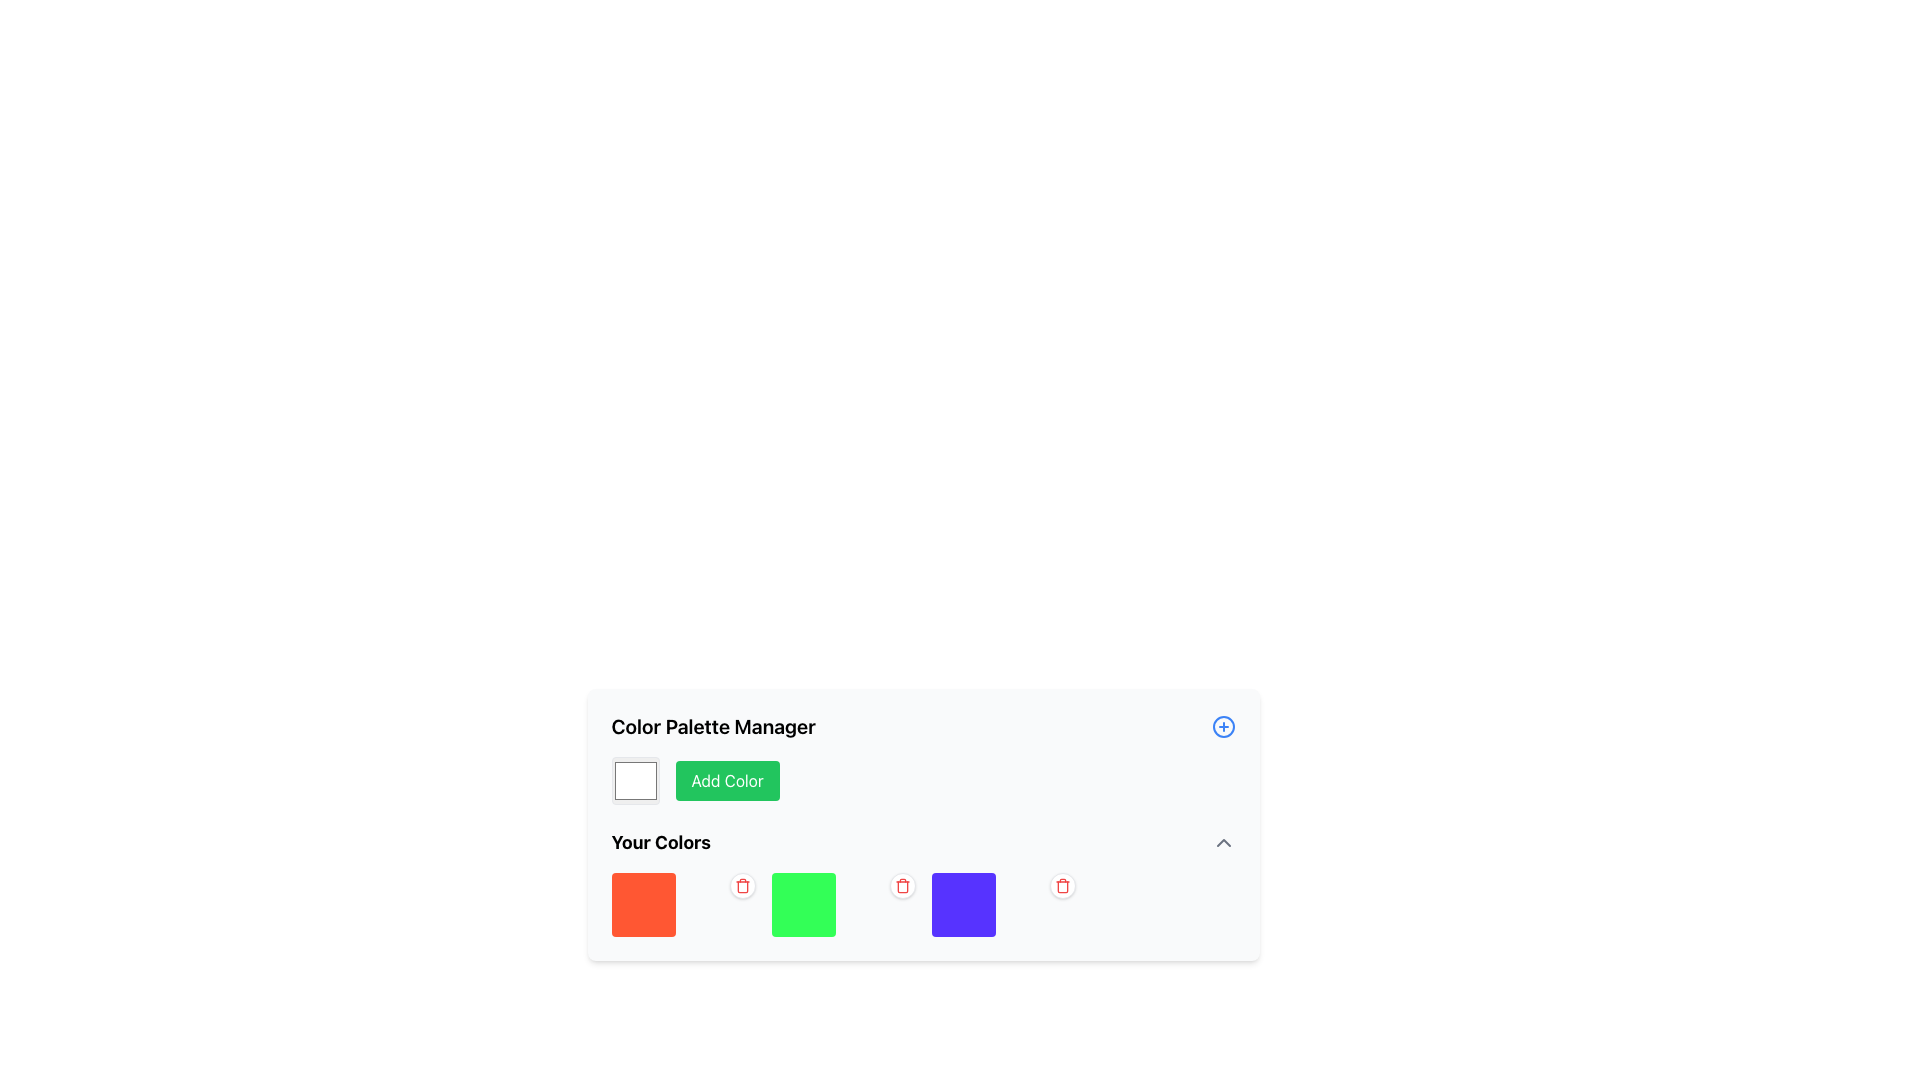 The image size is (1920, 1080). What do you see at coordinates (741, 886) in the screenshot?
I see `the rounded rectangular delete bin button located to the right of the green color block in the 'Your Colors' section` at bounding box center [741, 886].